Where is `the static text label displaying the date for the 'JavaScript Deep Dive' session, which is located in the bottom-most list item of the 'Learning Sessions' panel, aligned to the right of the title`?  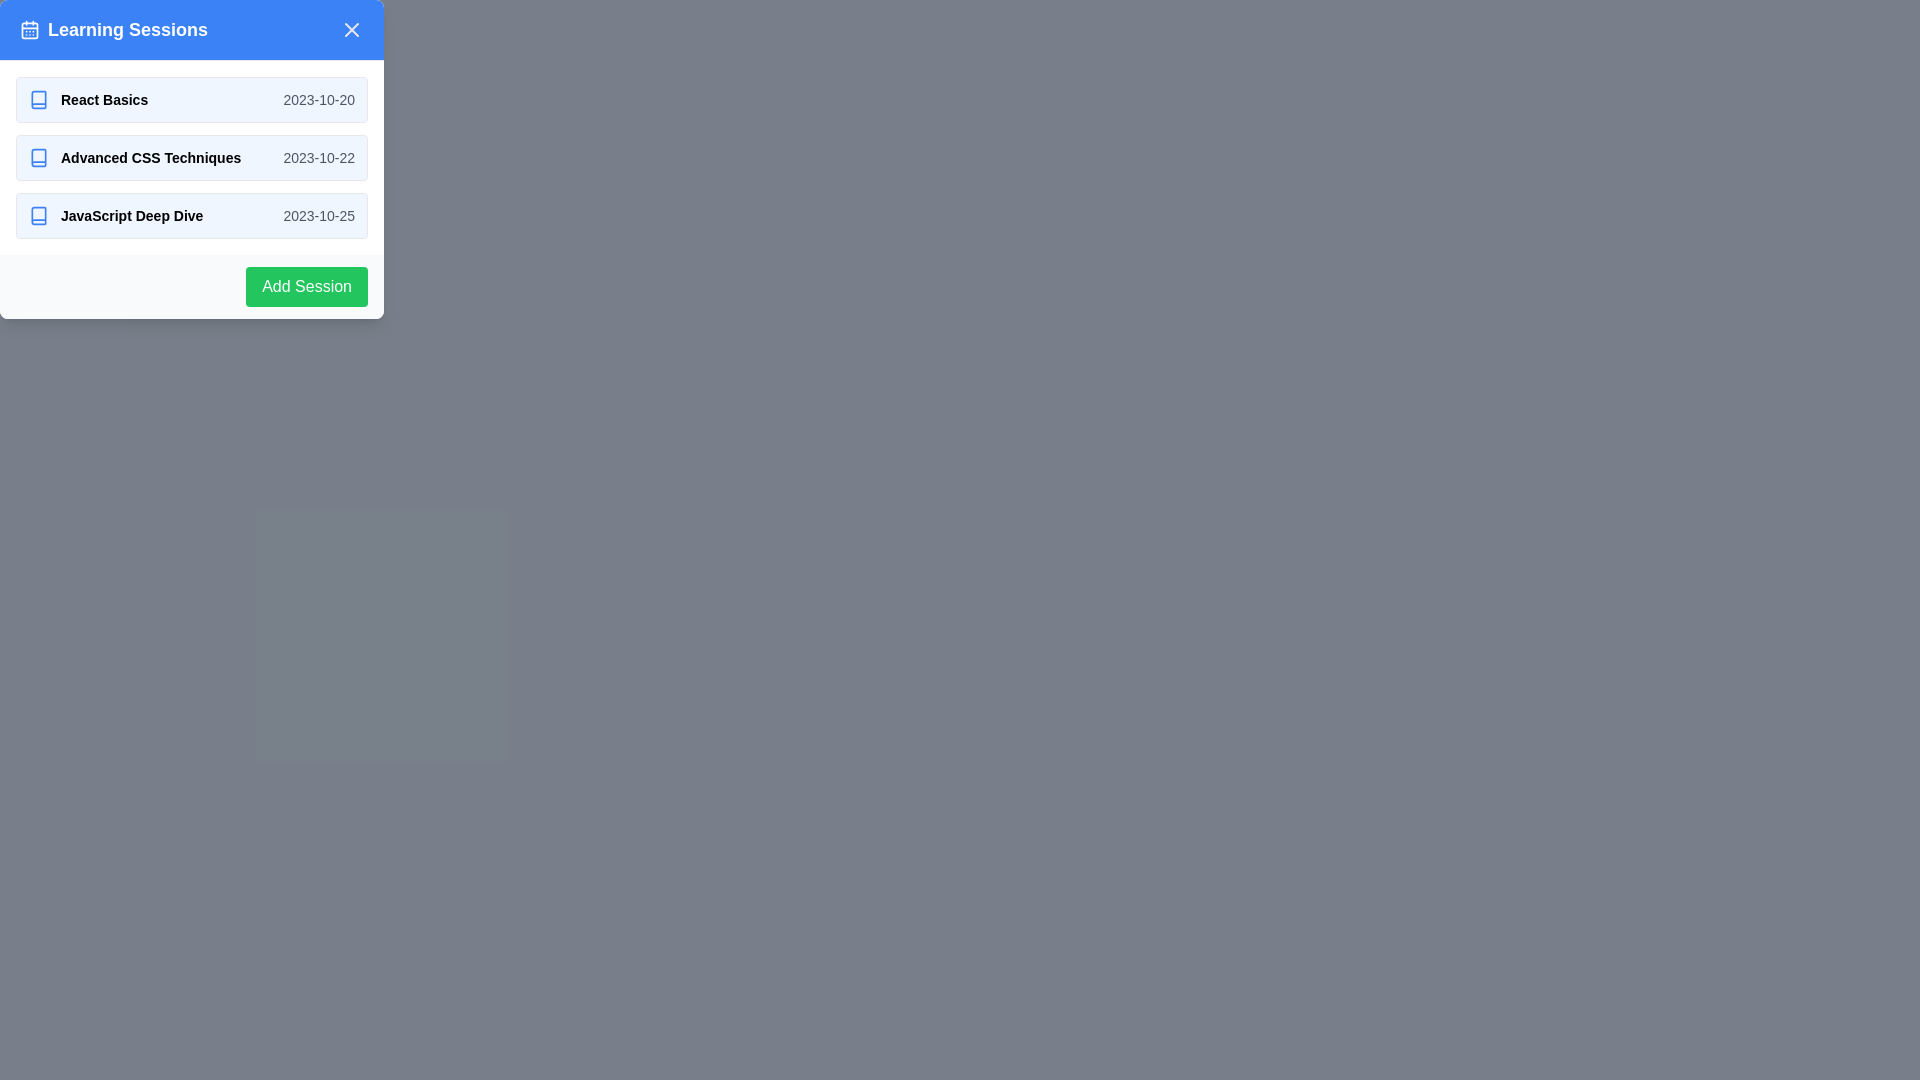
the static text label displaying the date for the 'JavaScript Deep Dive' session, which is located in the bottom-most list item of the 'Learning Sessions' panel, aligned to the right of the title is located at coordinates (318, 216).